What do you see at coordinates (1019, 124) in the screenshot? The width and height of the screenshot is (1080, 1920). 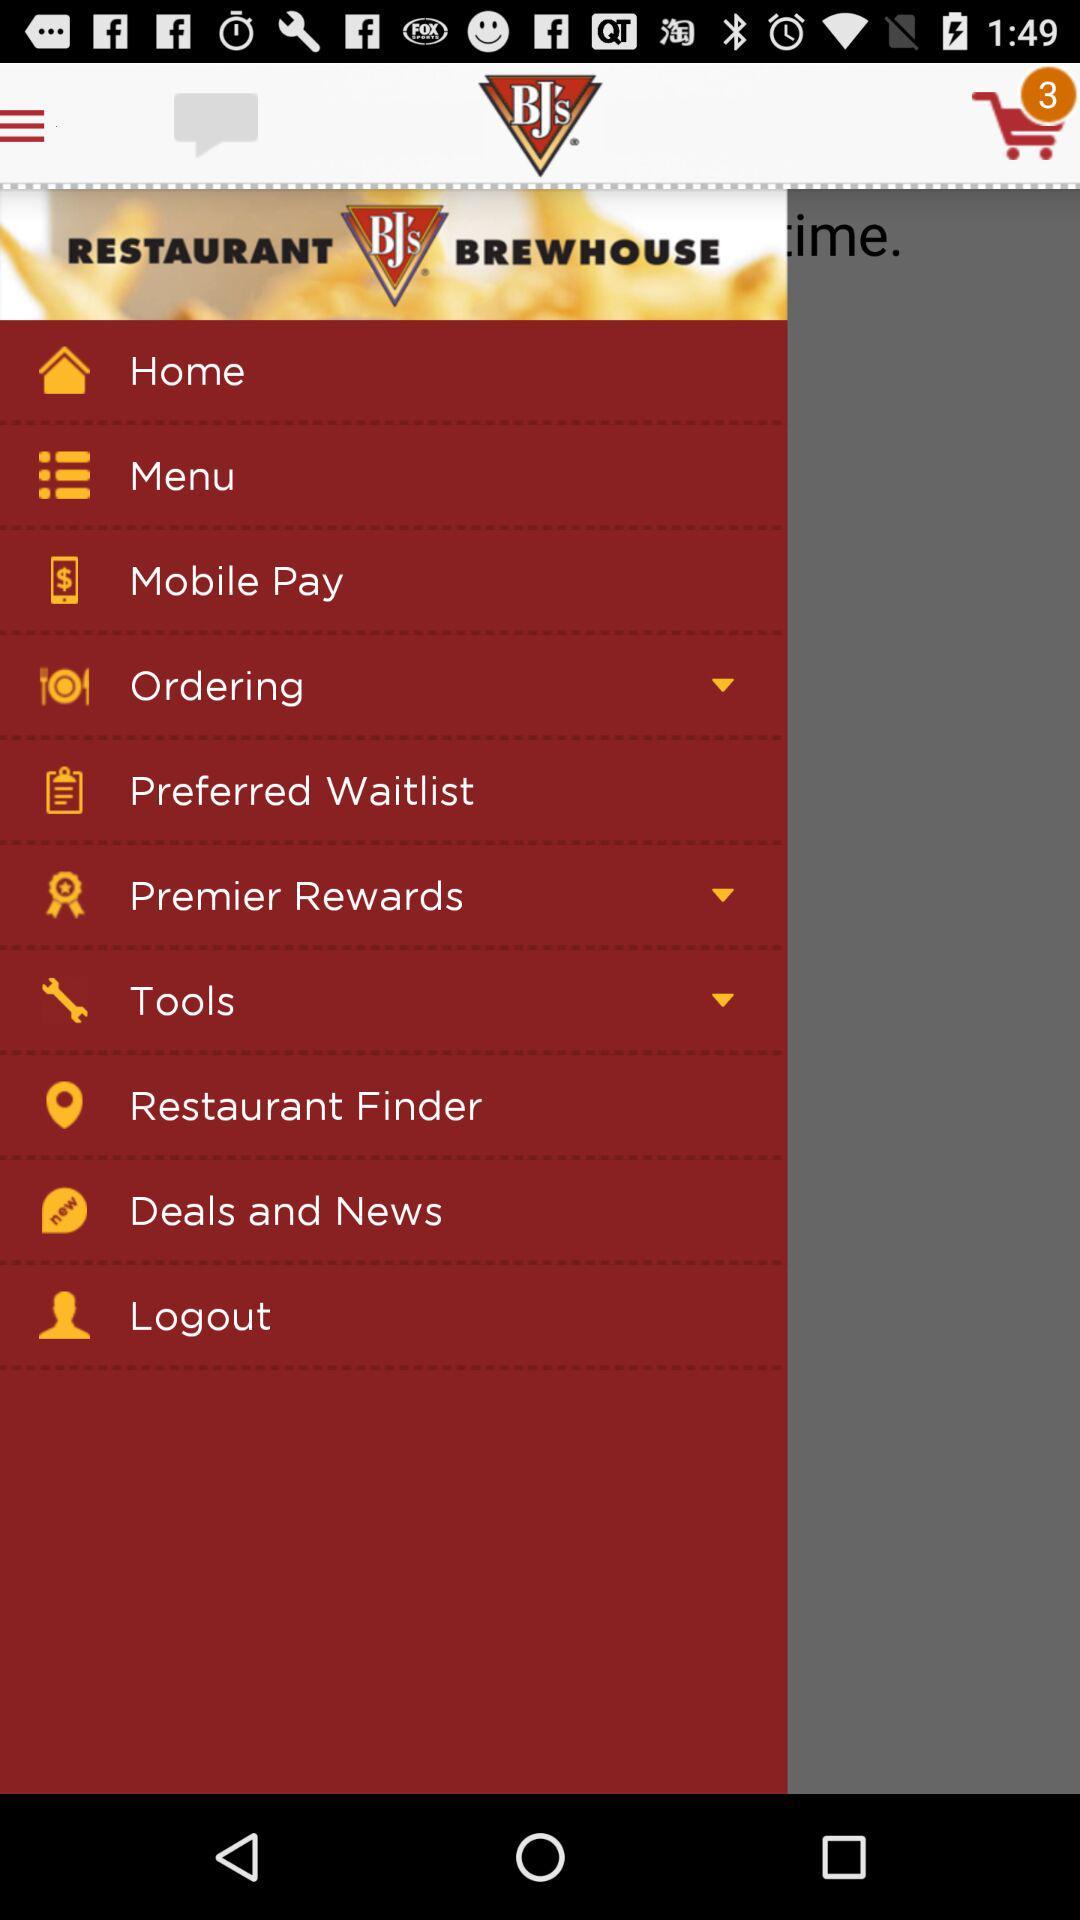 I see `item above the sorry no notifications item` at bounding box center [1019, 124].